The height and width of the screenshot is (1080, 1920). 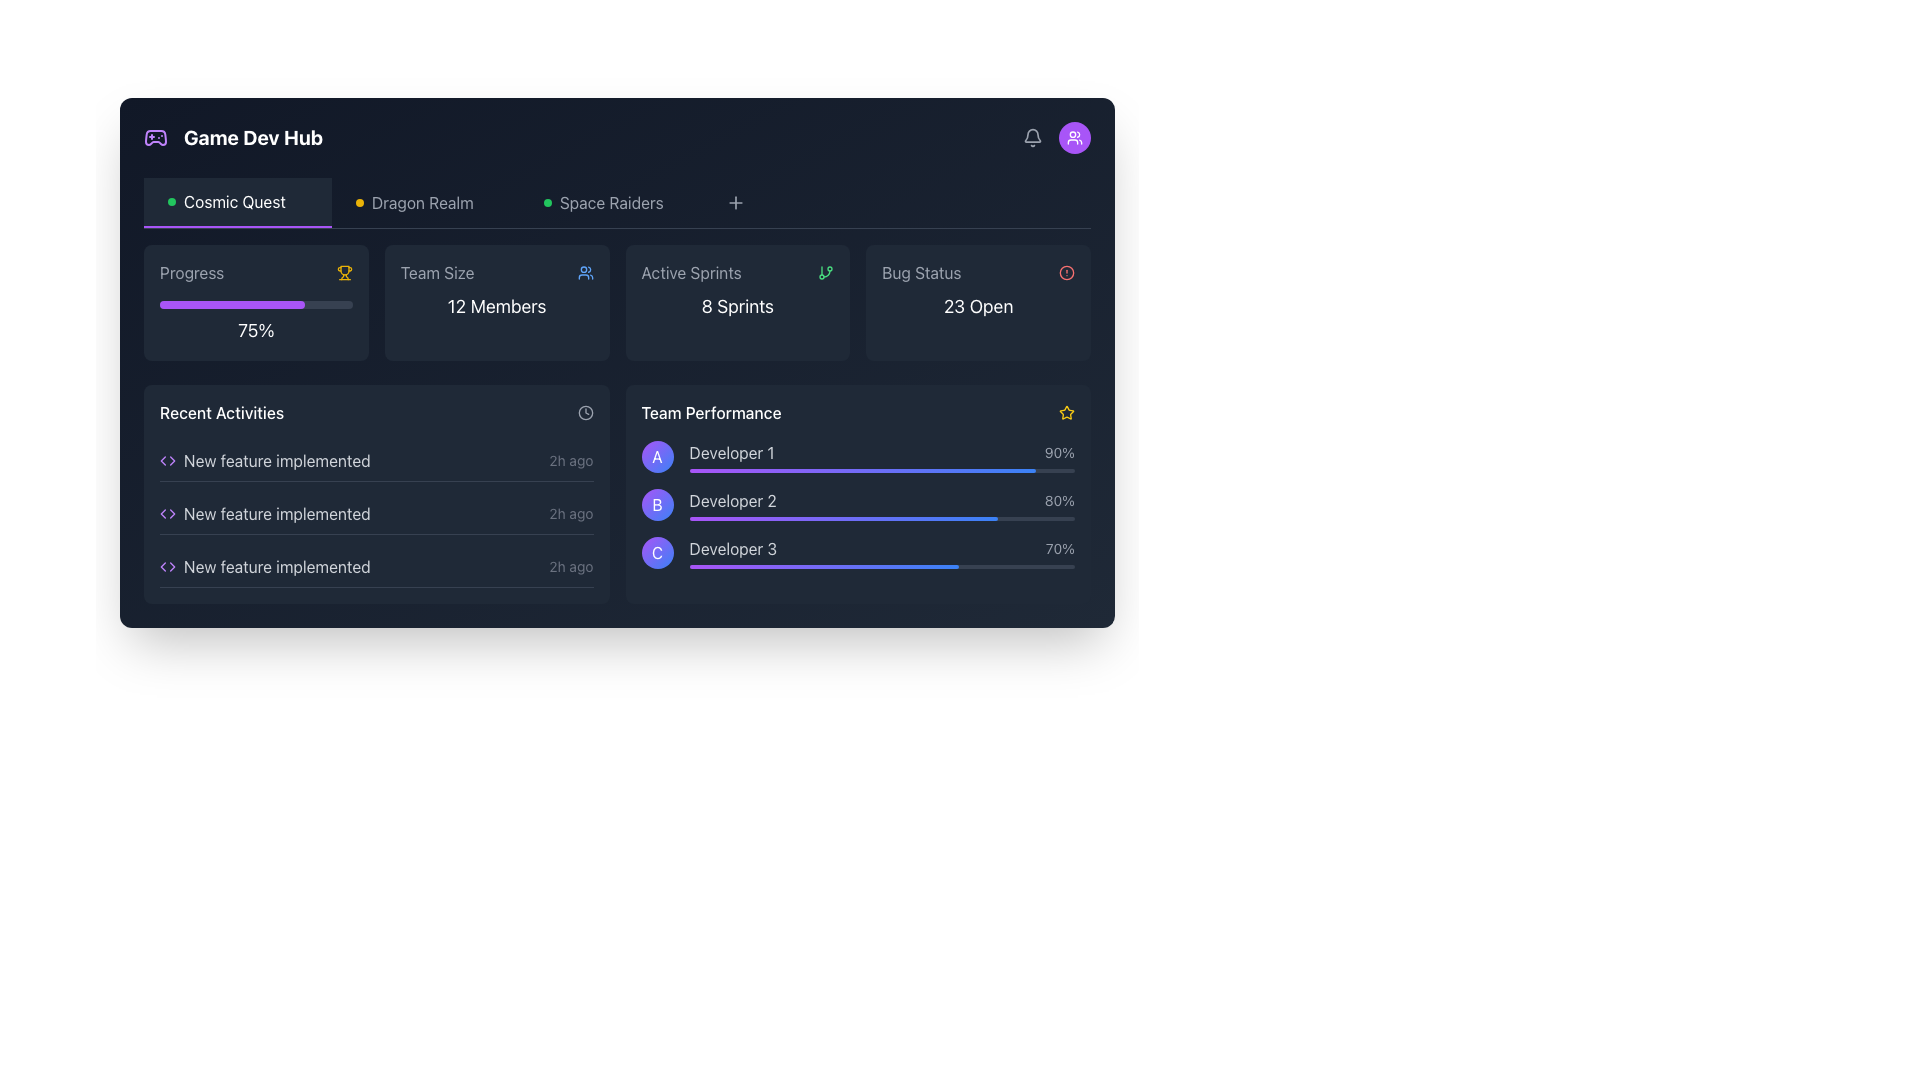 What do you see at coordinates (1058, 452) in the screenshot?
I see `the Text label displaying '90%' which is positioned at the far right of a horizontal layout next to 'Developer 1'` at bounding box center [1058, 452].